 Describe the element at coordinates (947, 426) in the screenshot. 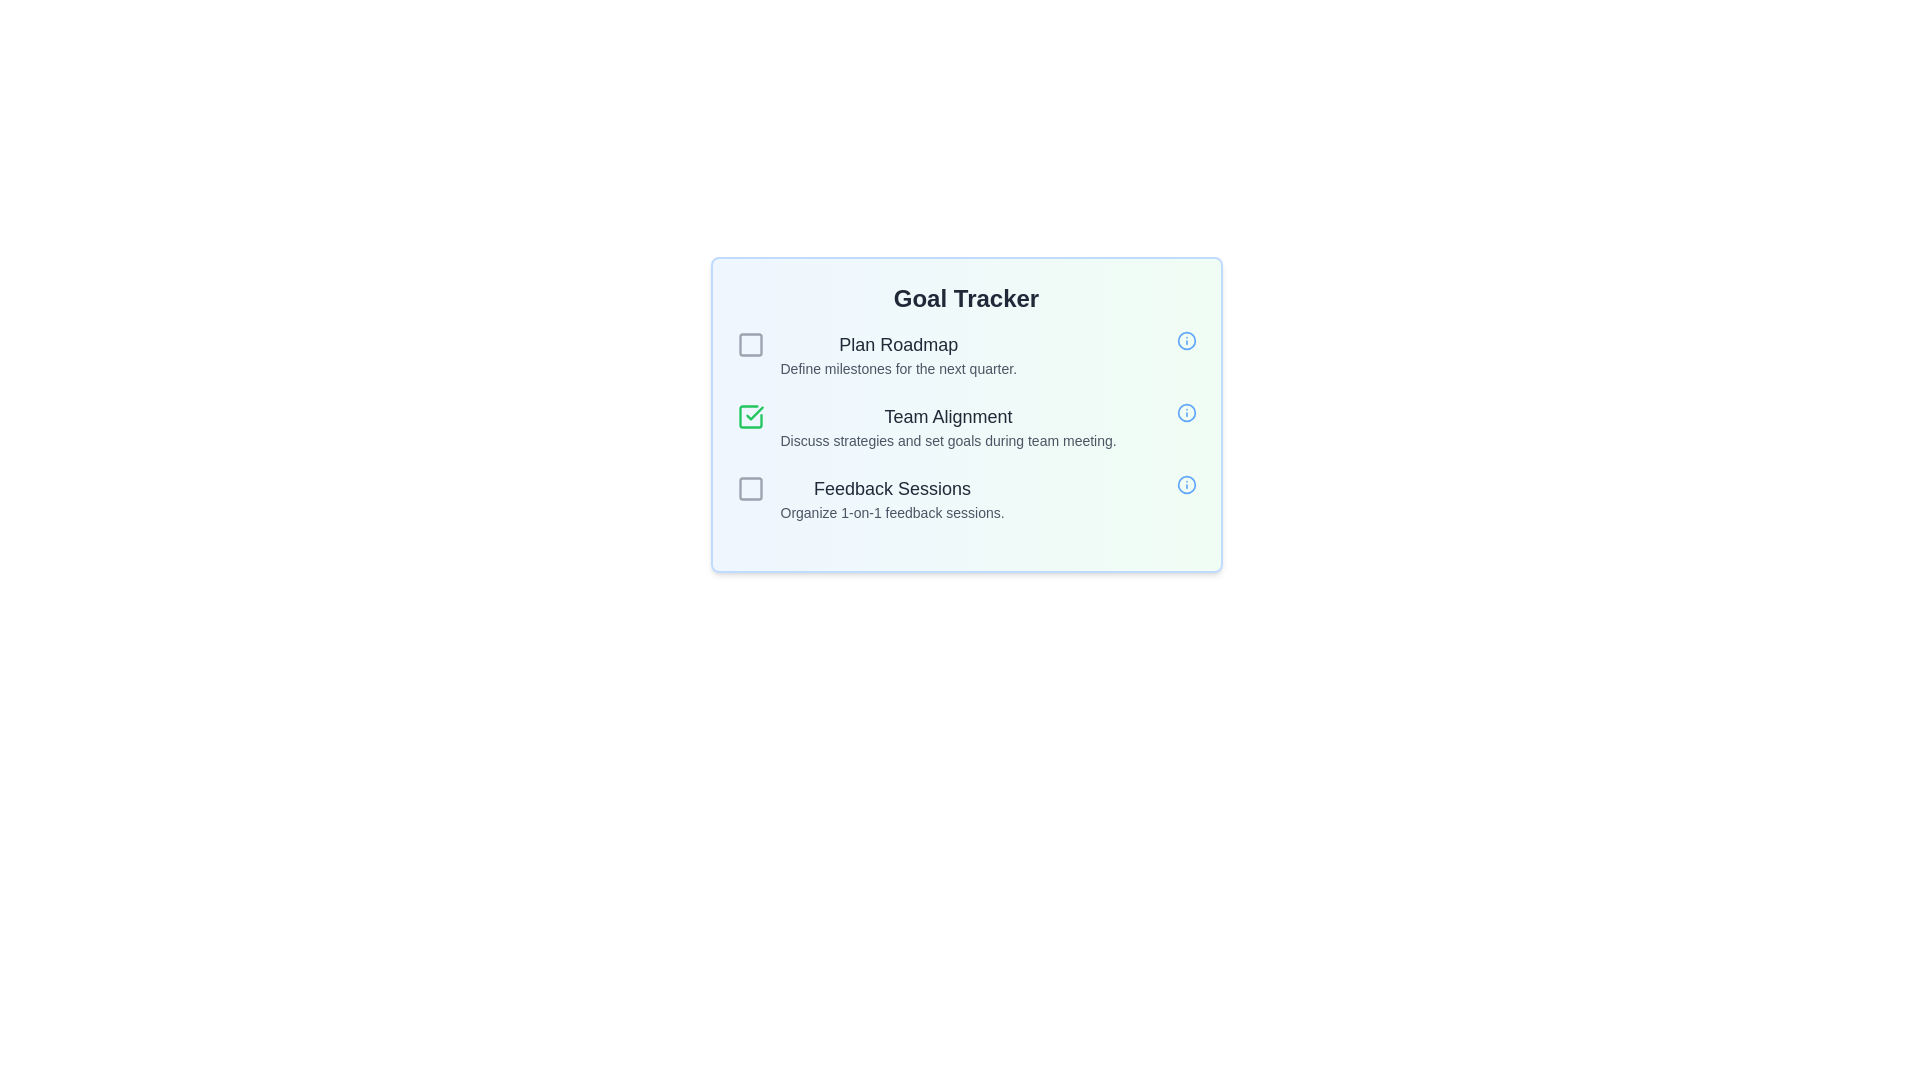

I see `the 'Team Alignment' text display, which is the second option in the list of team goals, positioned between 'Plan Roadmap' and 'Feedback Sessions'` at that location.